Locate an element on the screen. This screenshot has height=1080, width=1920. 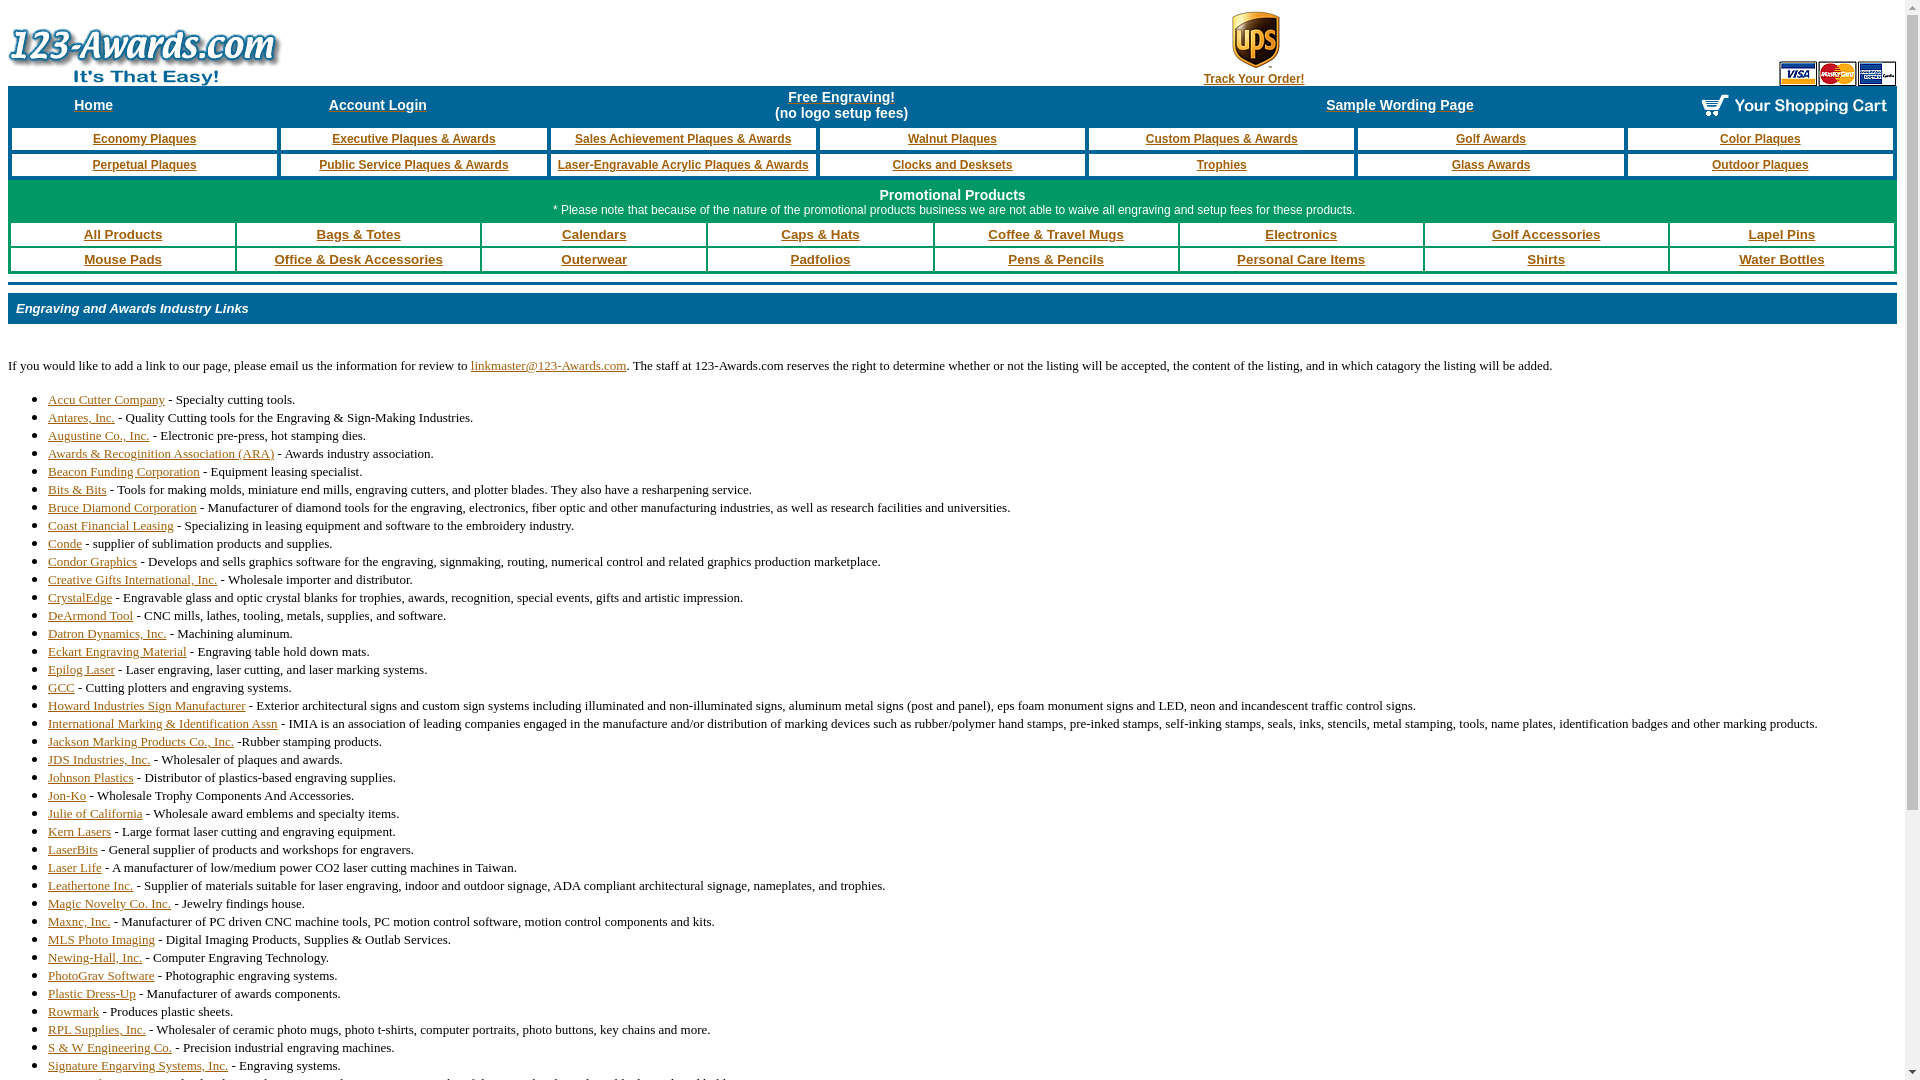
'Newing-Hall, Inc.' is located at coordinates (94, 956).